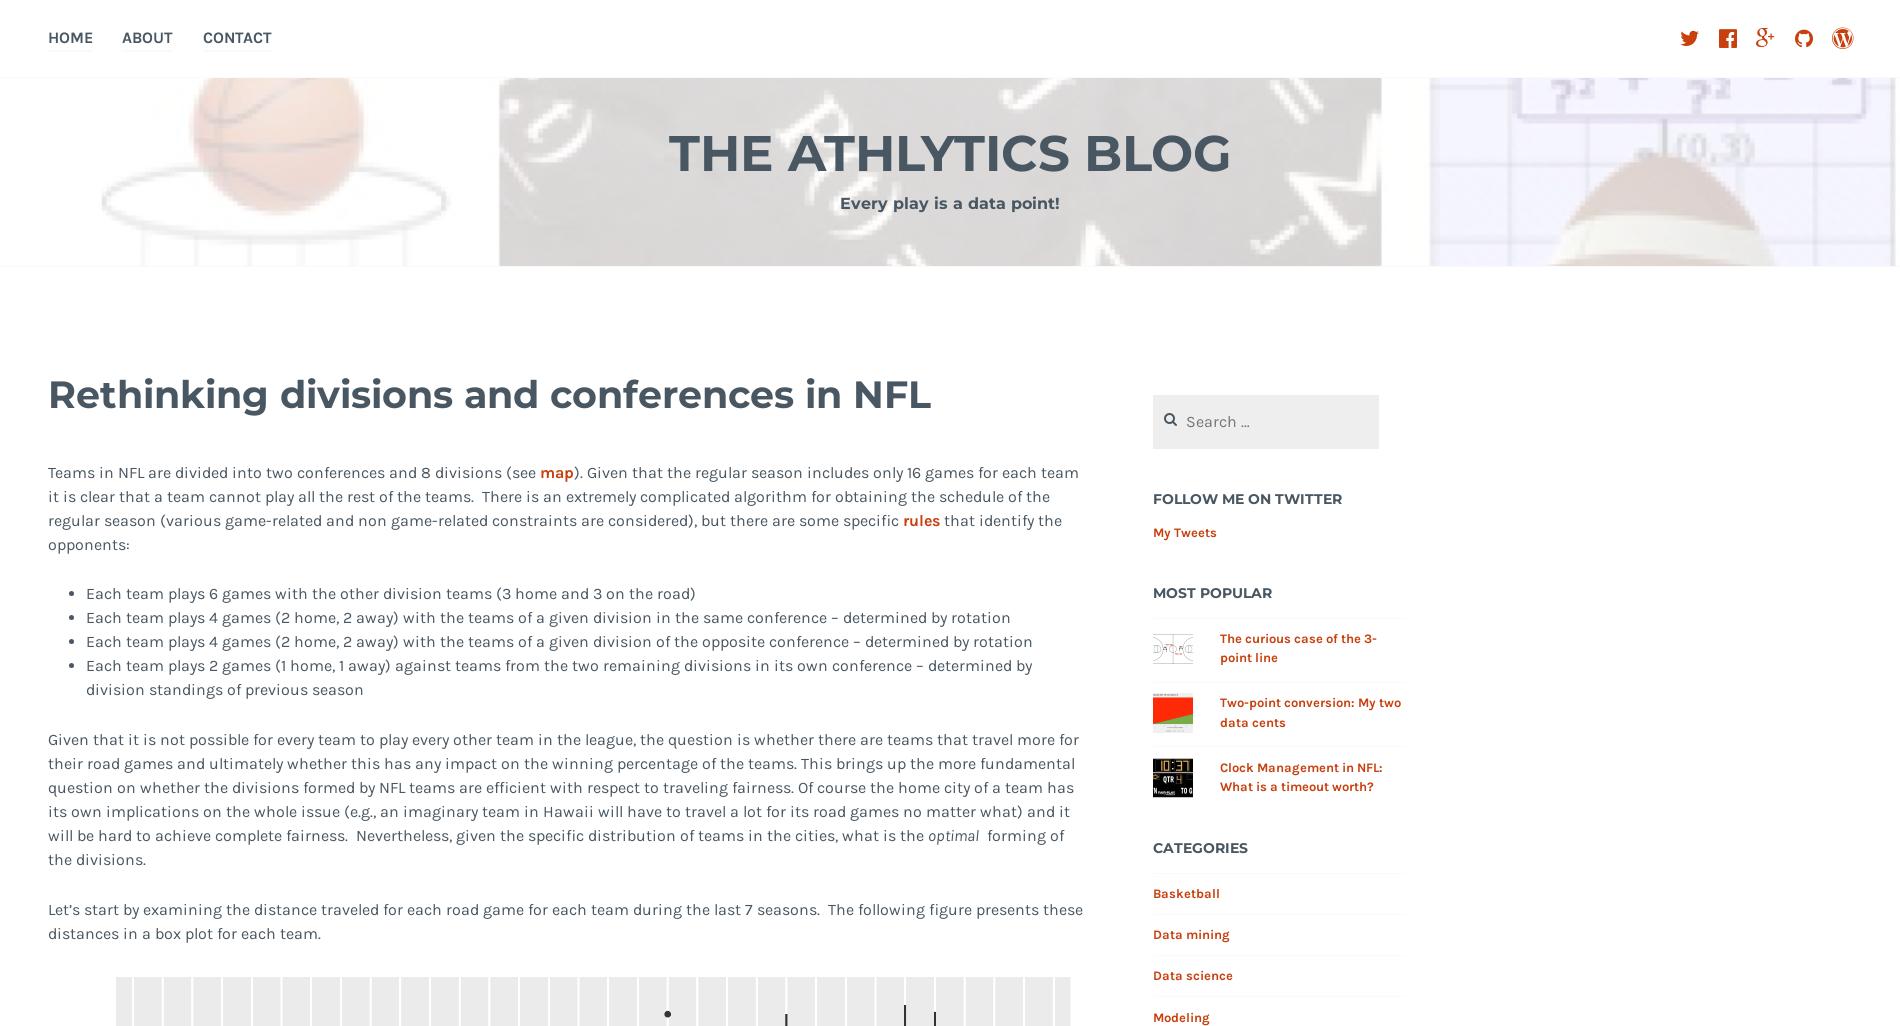  Describe the element at coordinates (1211, 592) in the screenshot. I see `'Most Popular'` at that location.